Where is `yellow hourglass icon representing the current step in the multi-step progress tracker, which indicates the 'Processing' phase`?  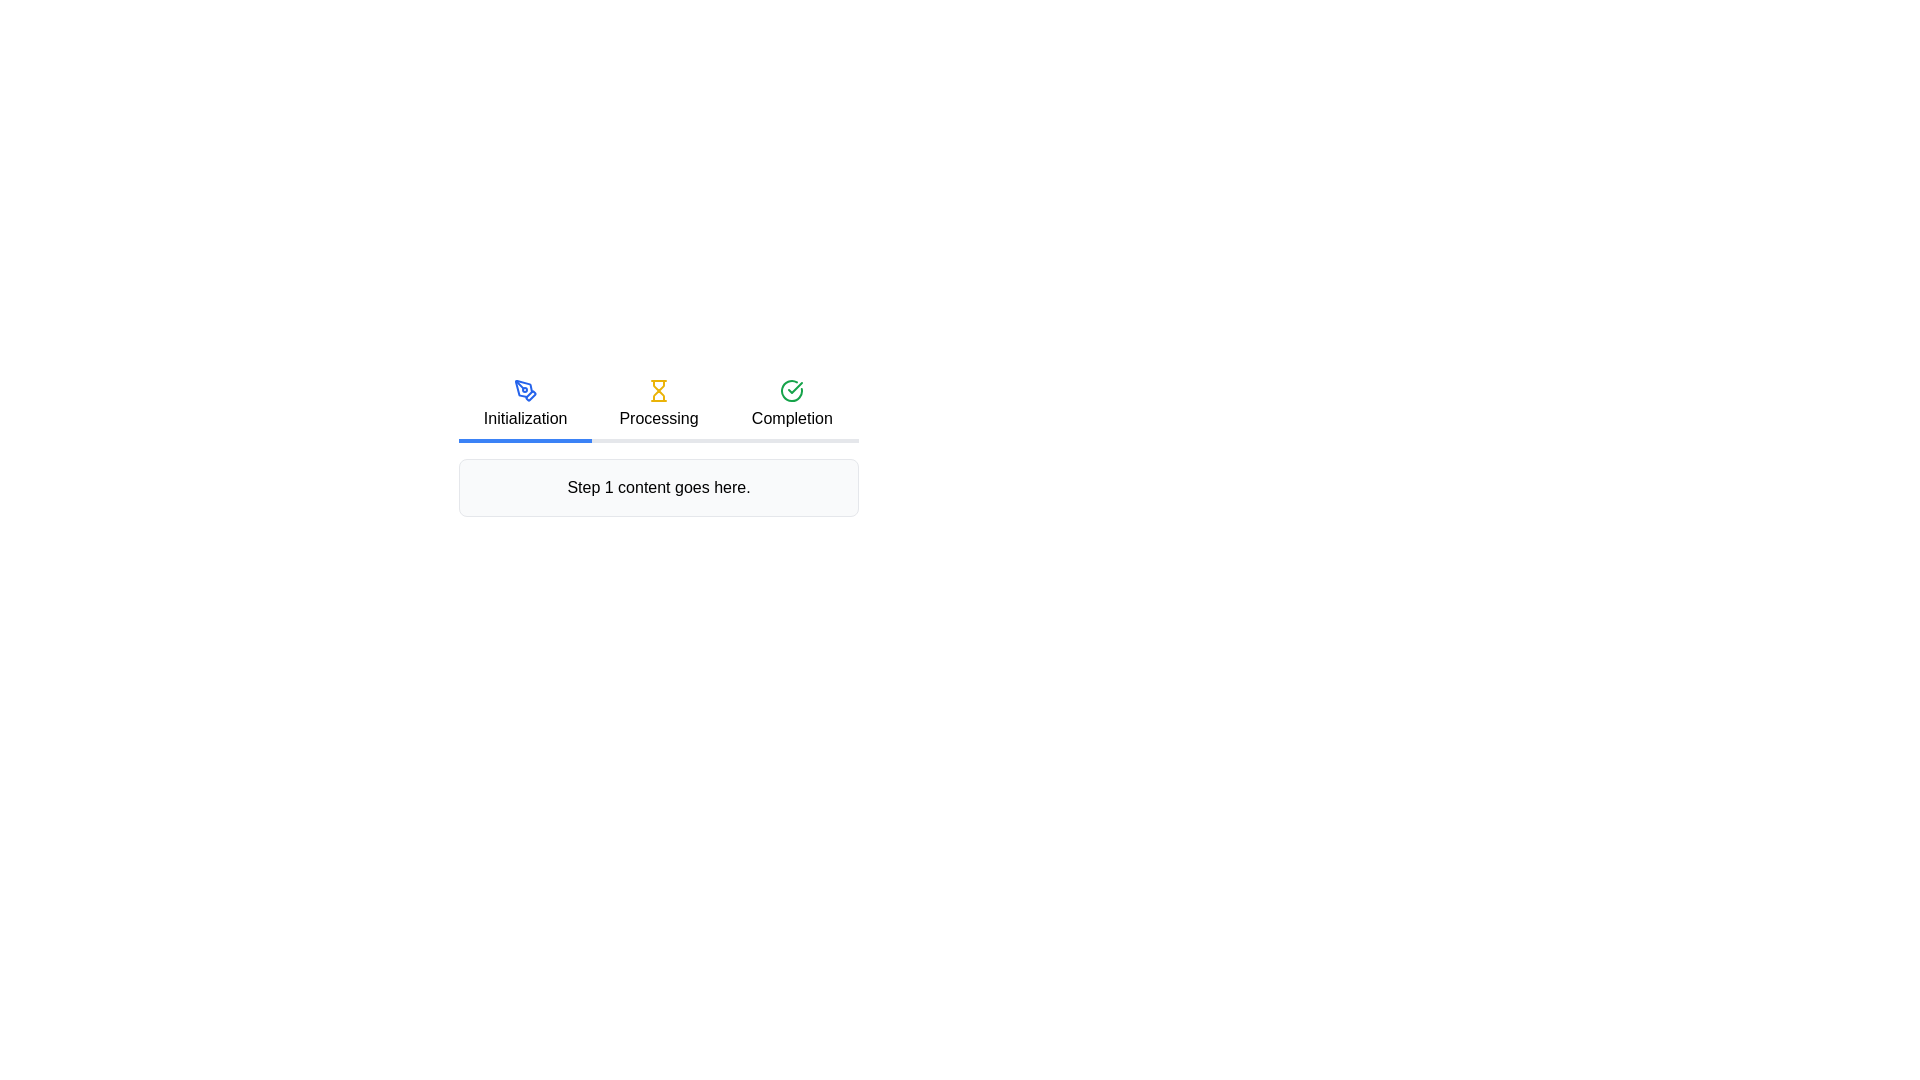
yellow hourglass icon representing the current step in the multi-step progress tracker, which indicates the 'Processing' phase is located at coordinates (658, 406).